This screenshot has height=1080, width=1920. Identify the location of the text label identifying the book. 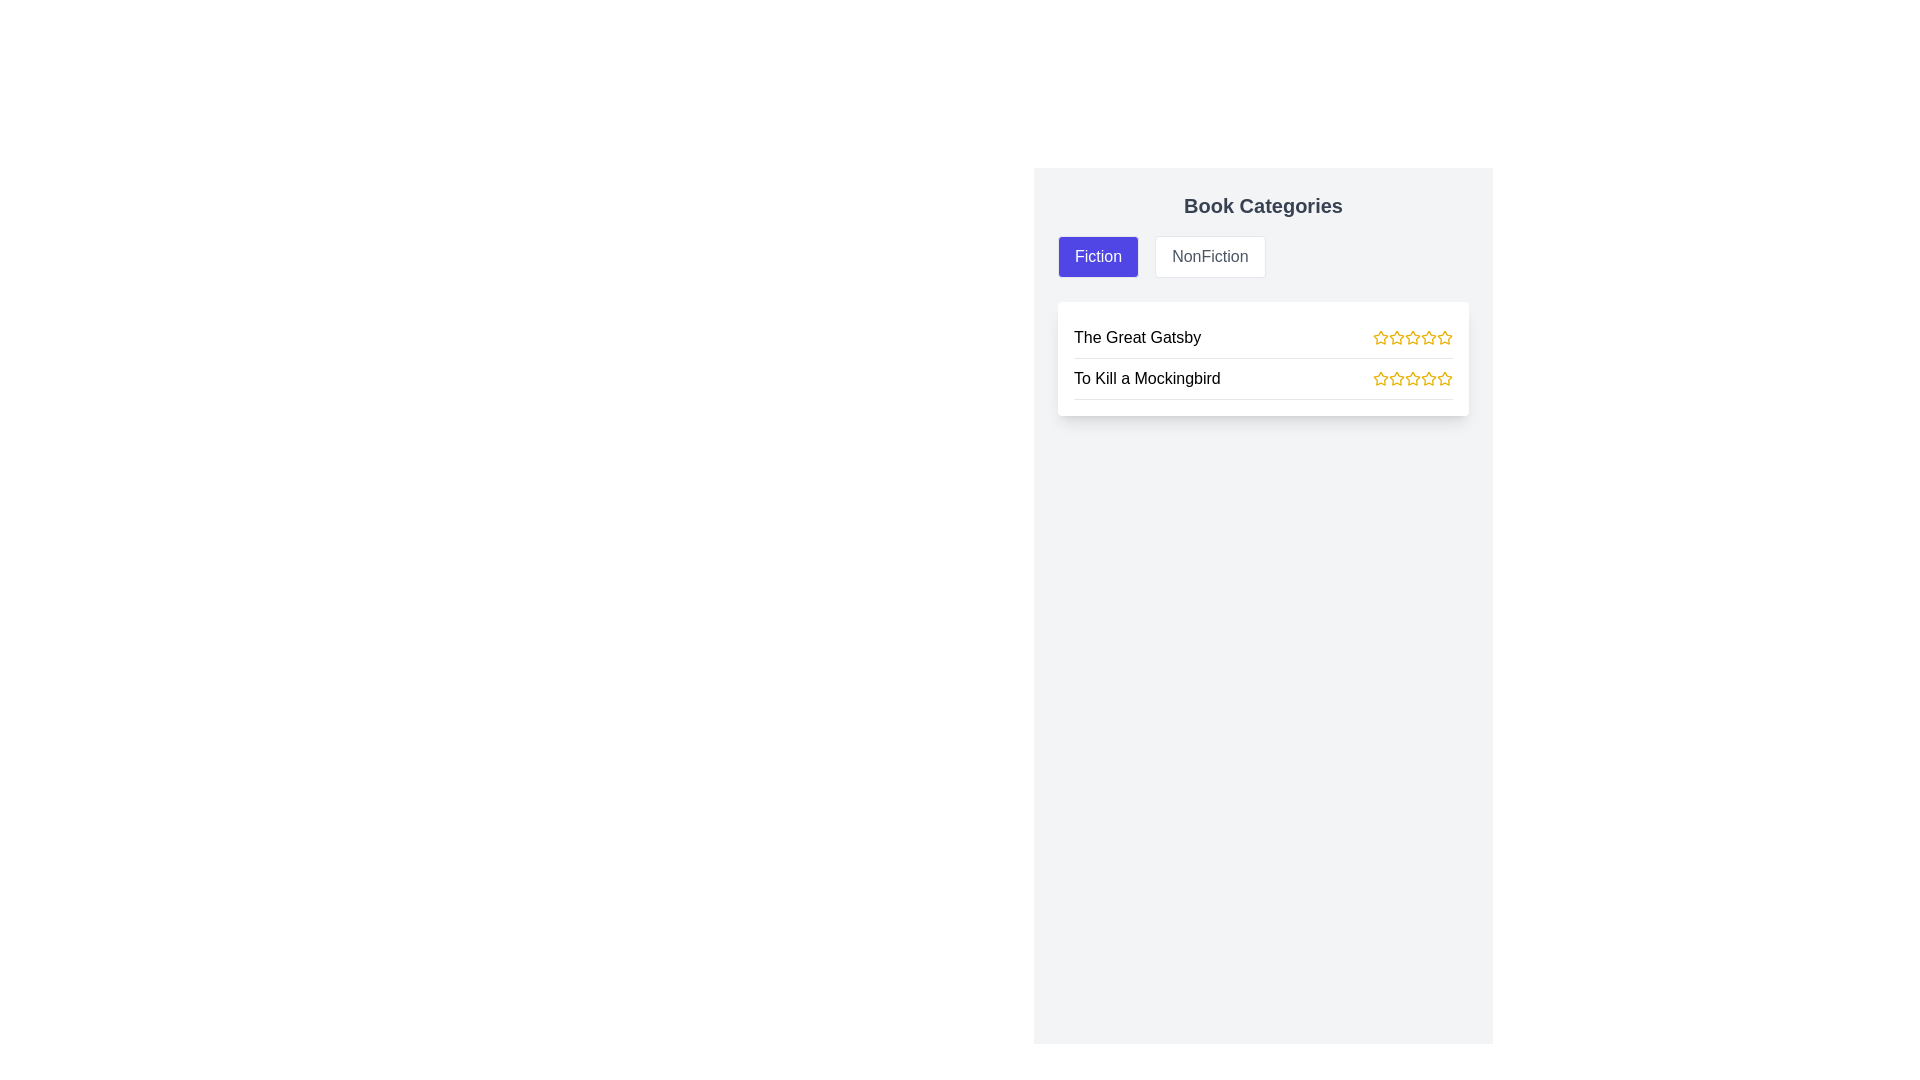
(1137, 337).